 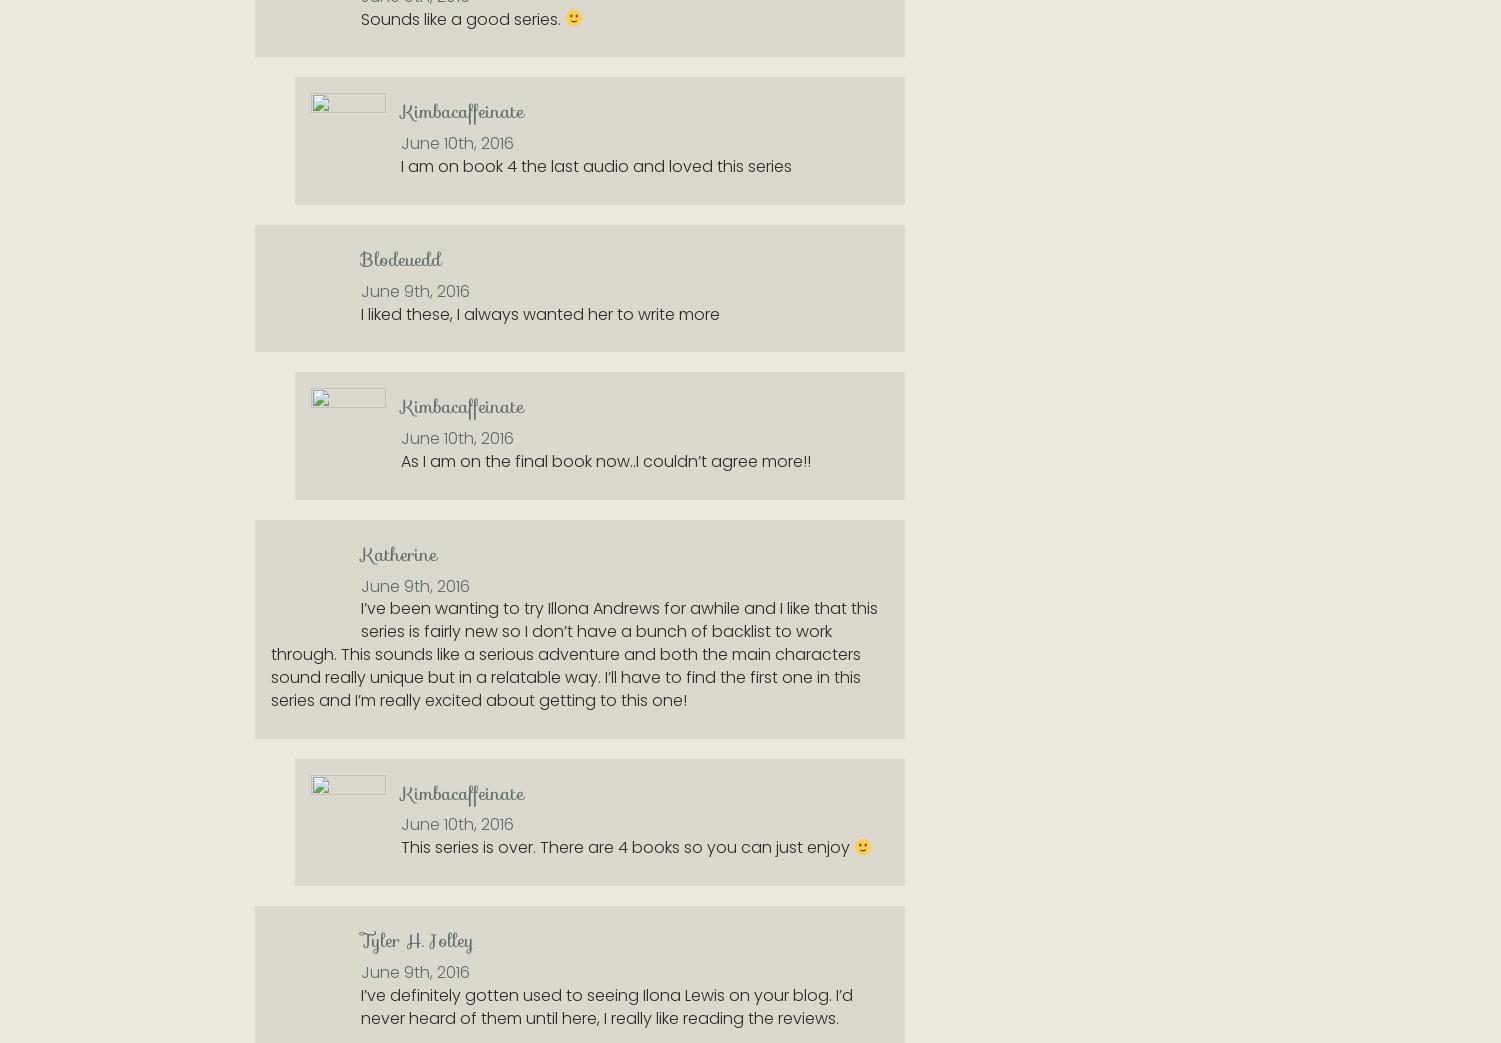 What do you see at coordinates (607, 1005) in the screenshot?
I see `'I’ve definitely gotten used to seeing Ilona Lewis on your blog. I’d never heard of them until here, I really like reading the reviews.'` at bounding box center [607, 1005].